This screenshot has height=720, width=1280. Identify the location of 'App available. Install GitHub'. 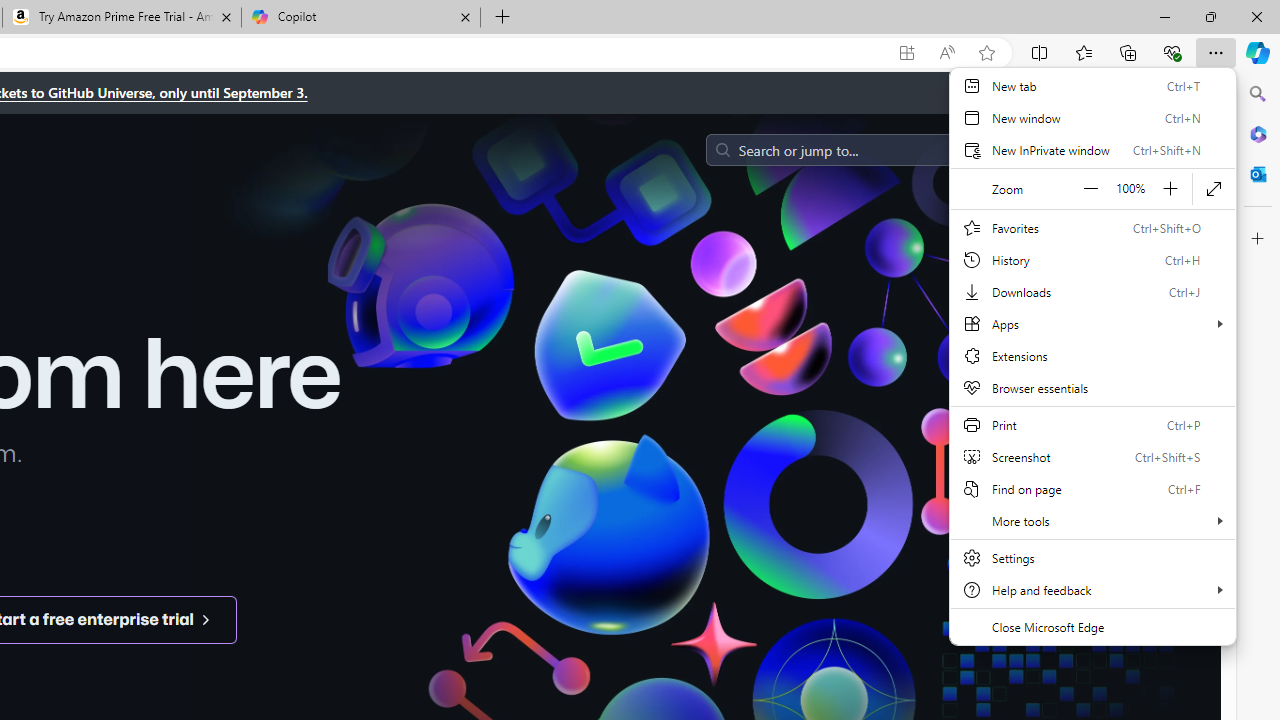
(905, 52).